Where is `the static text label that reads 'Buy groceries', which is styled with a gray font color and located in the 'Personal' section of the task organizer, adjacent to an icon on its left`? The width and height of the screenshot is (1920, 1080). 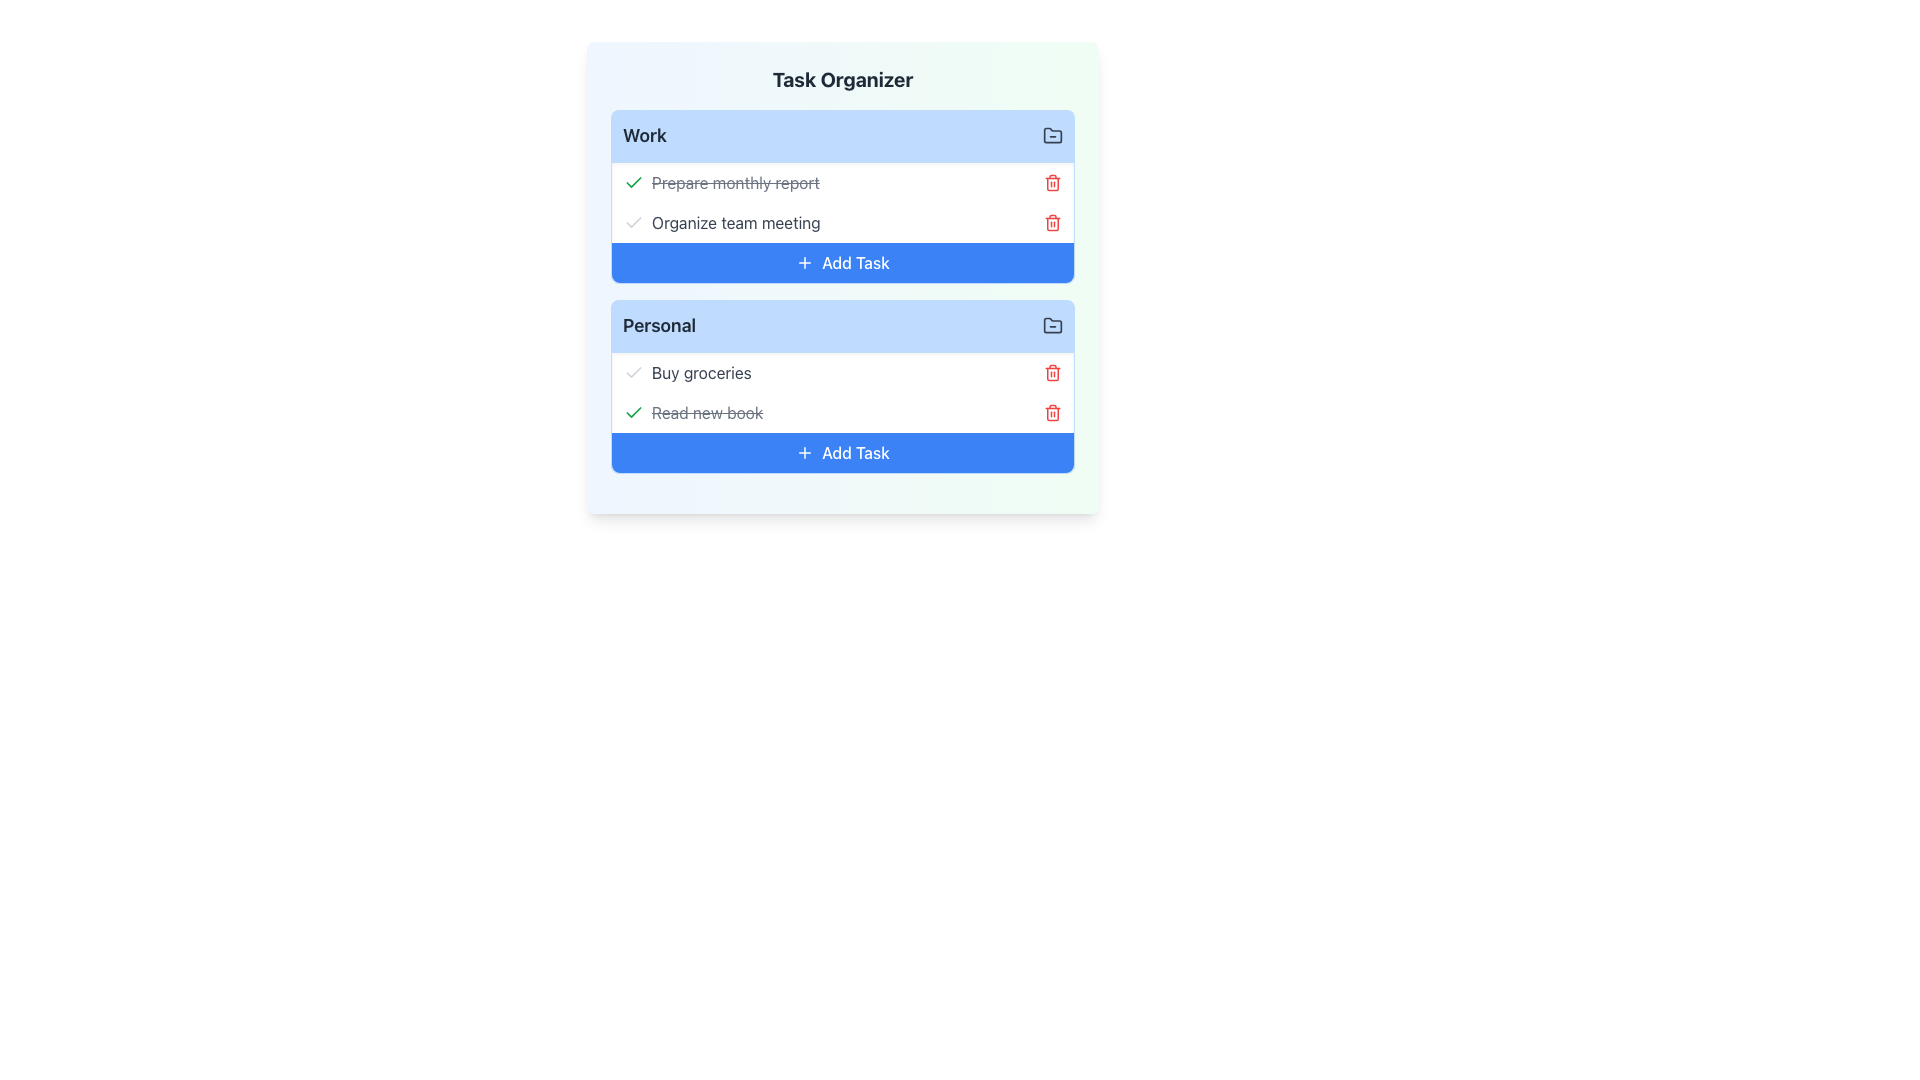
the static text label that reads 'Buy groceries', which is styled with a gray font color and located in the 'Personal' section of the task organizer, adjacent to an icon on its left is located at coordinates (701, 373).